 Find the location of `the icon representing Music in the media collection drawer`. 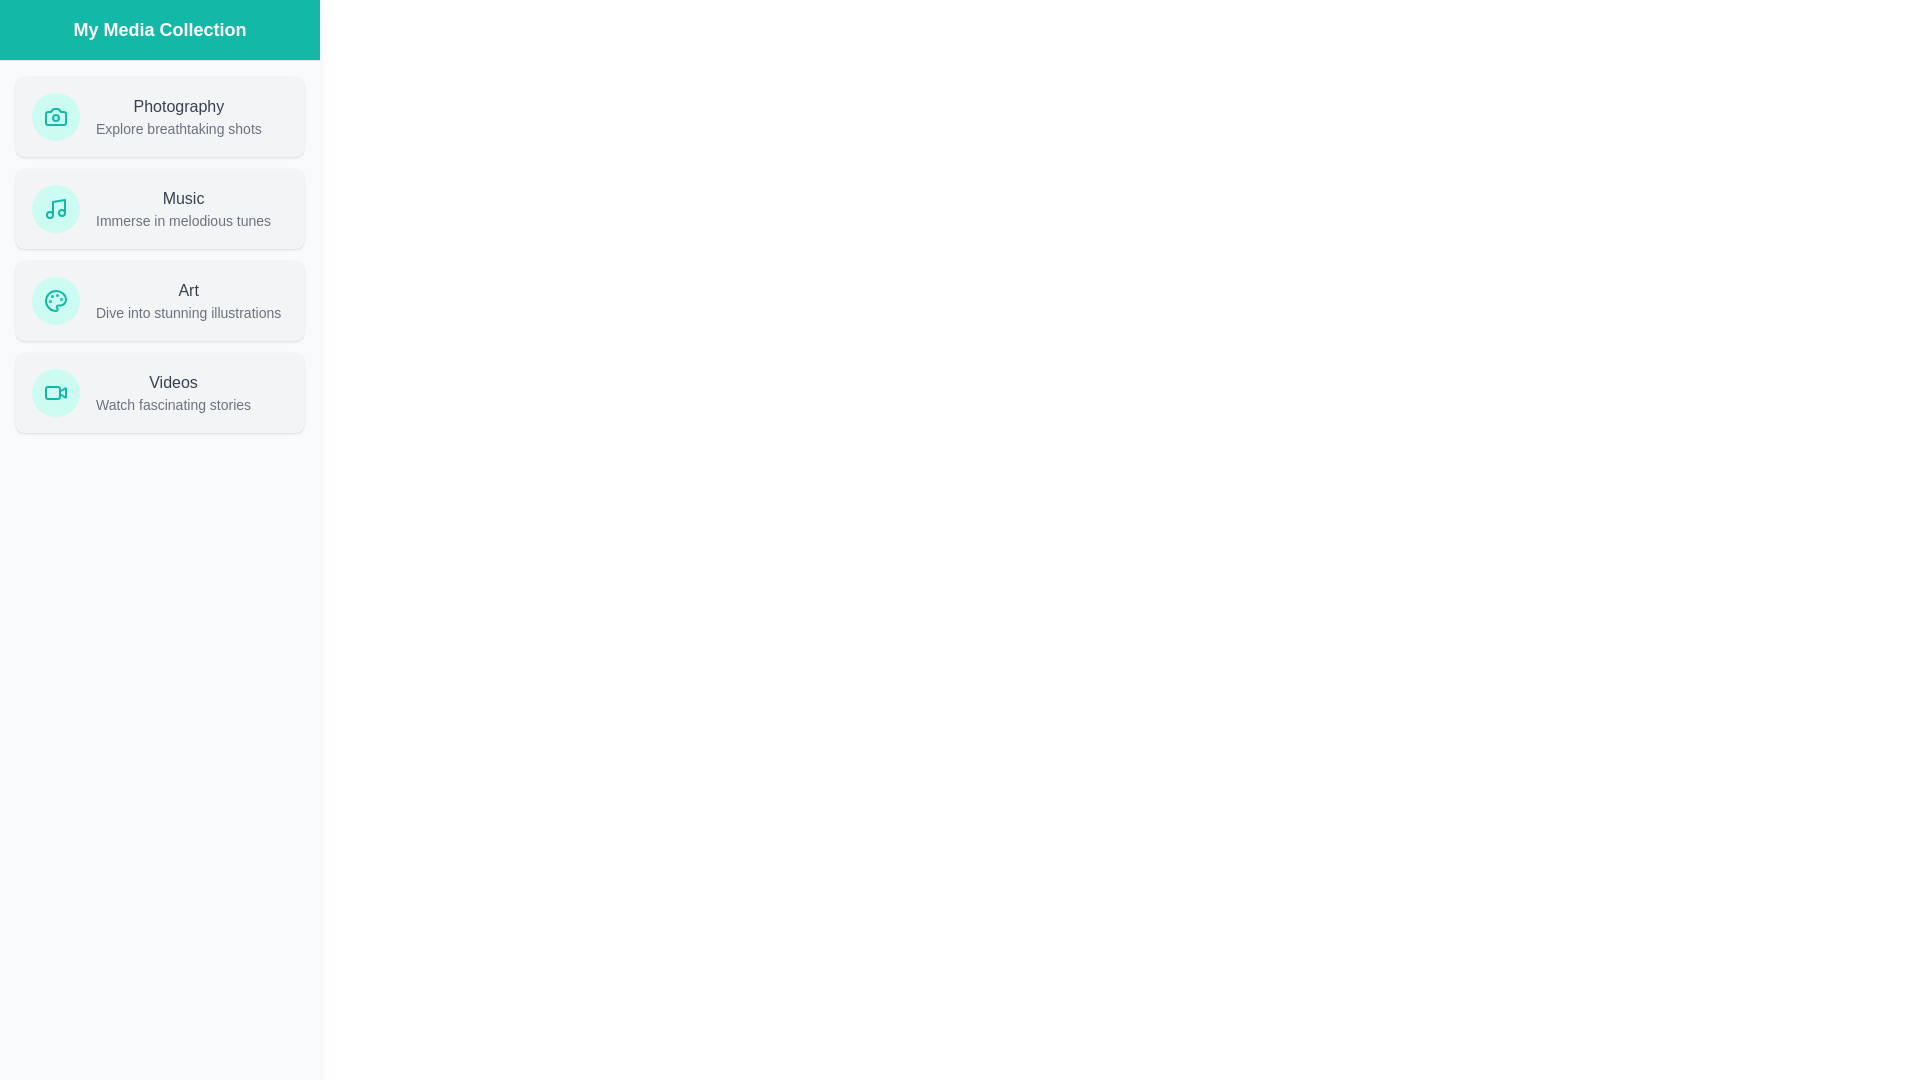

the icon representing Music in the media collection drawer is located at coordinates (56, 208).